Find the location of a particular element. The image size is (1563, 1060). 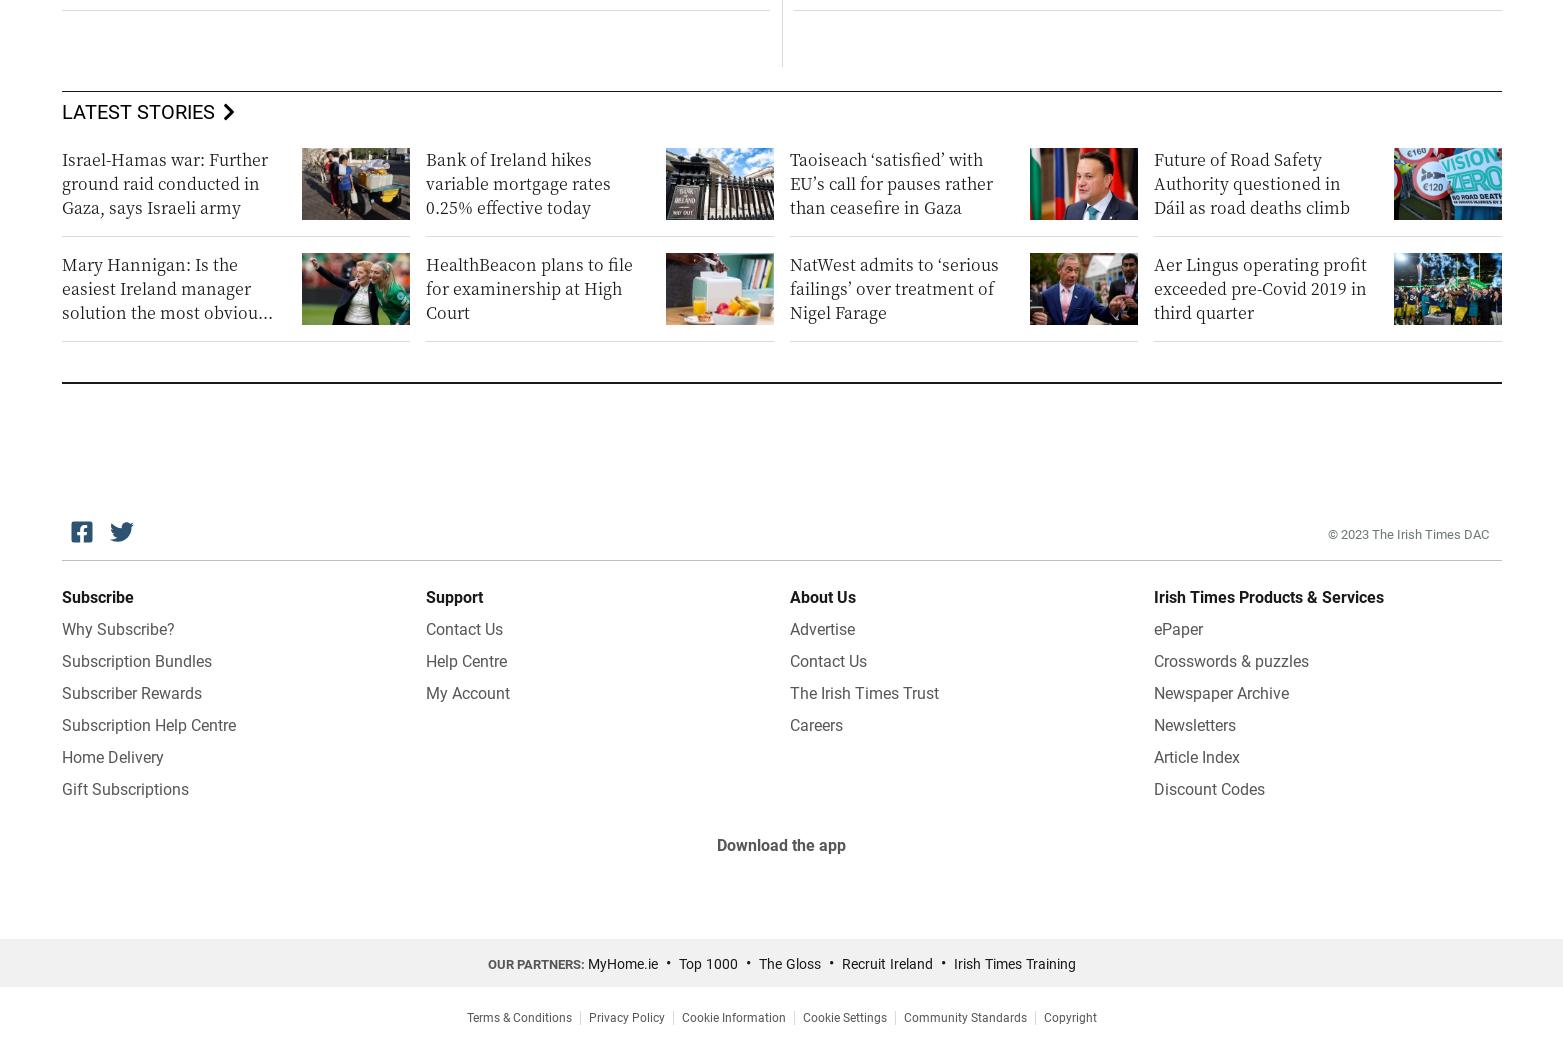

'About Us' is located at coordinates (820, 596).